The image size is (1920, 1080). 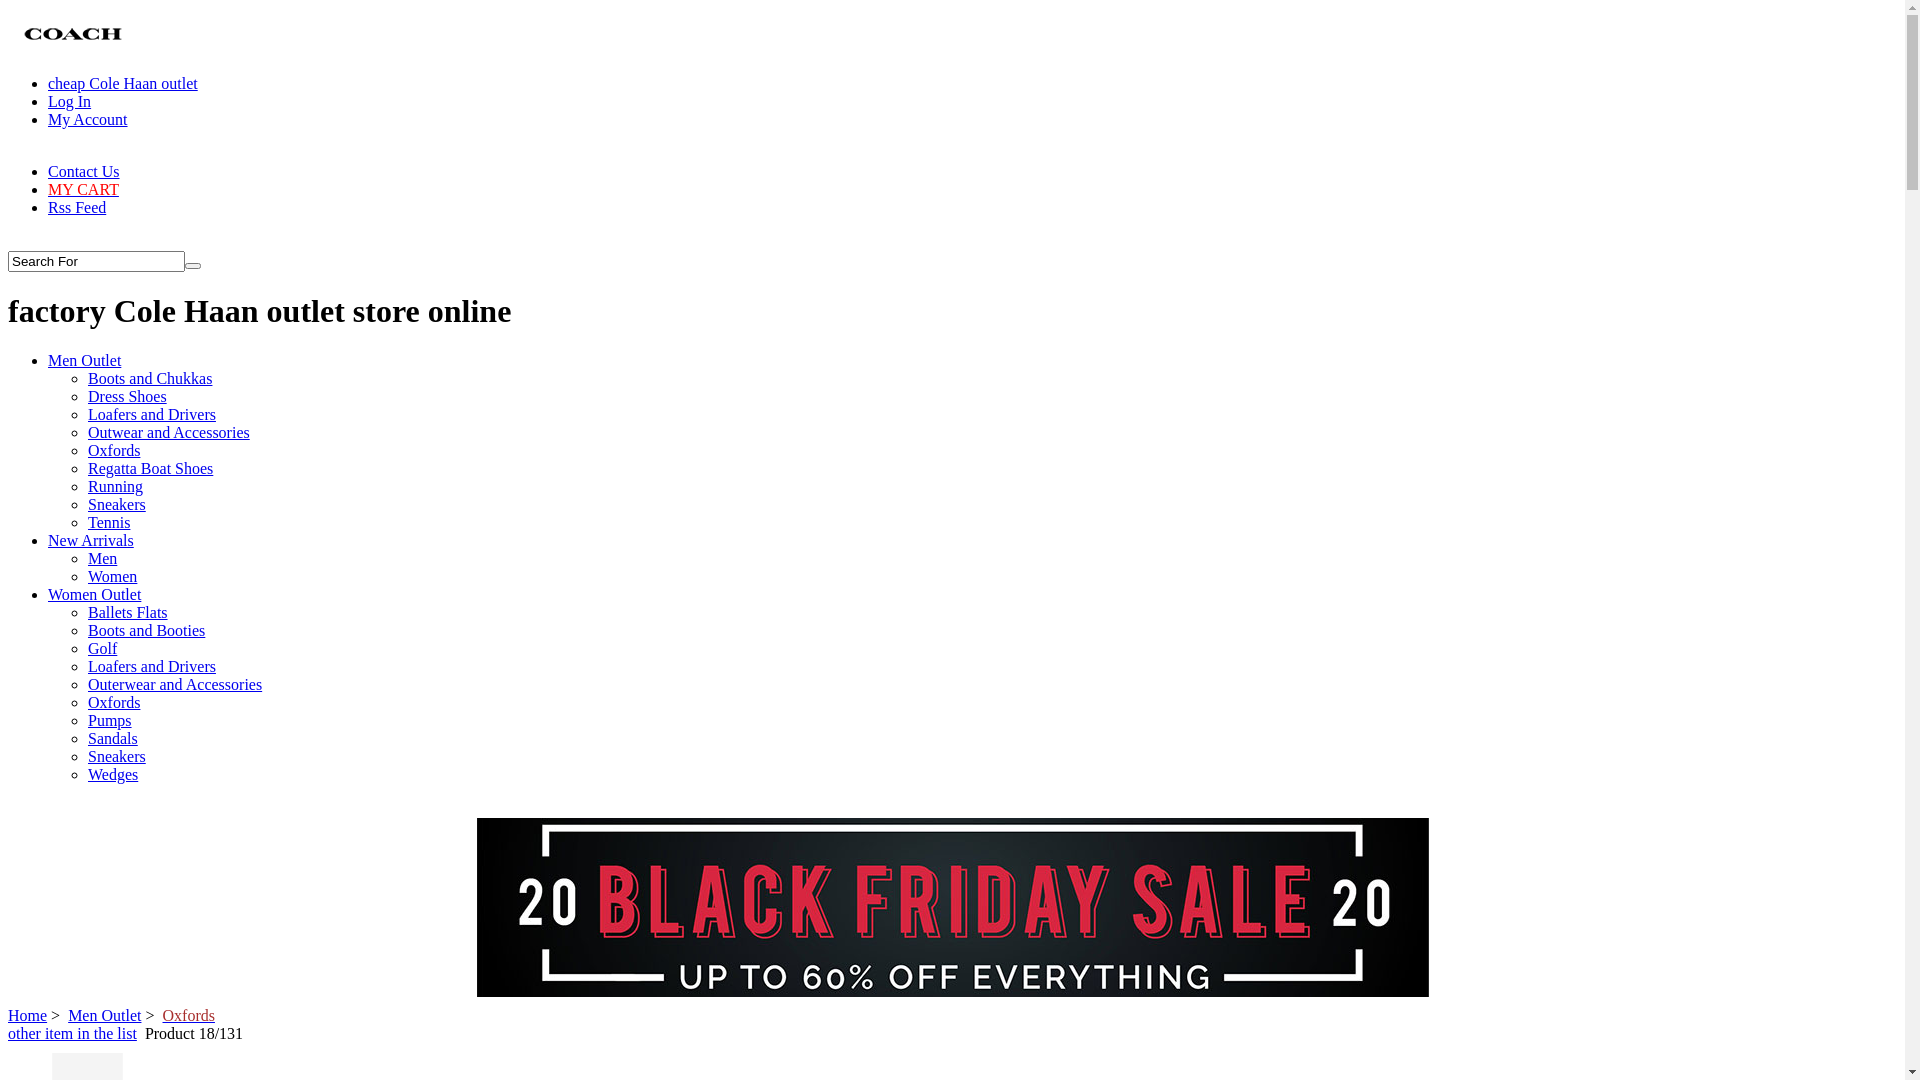 What do you see at coordinates (109, 720) in the screenshot?
I see `'Pumps'` at bounding box center [109, 720].